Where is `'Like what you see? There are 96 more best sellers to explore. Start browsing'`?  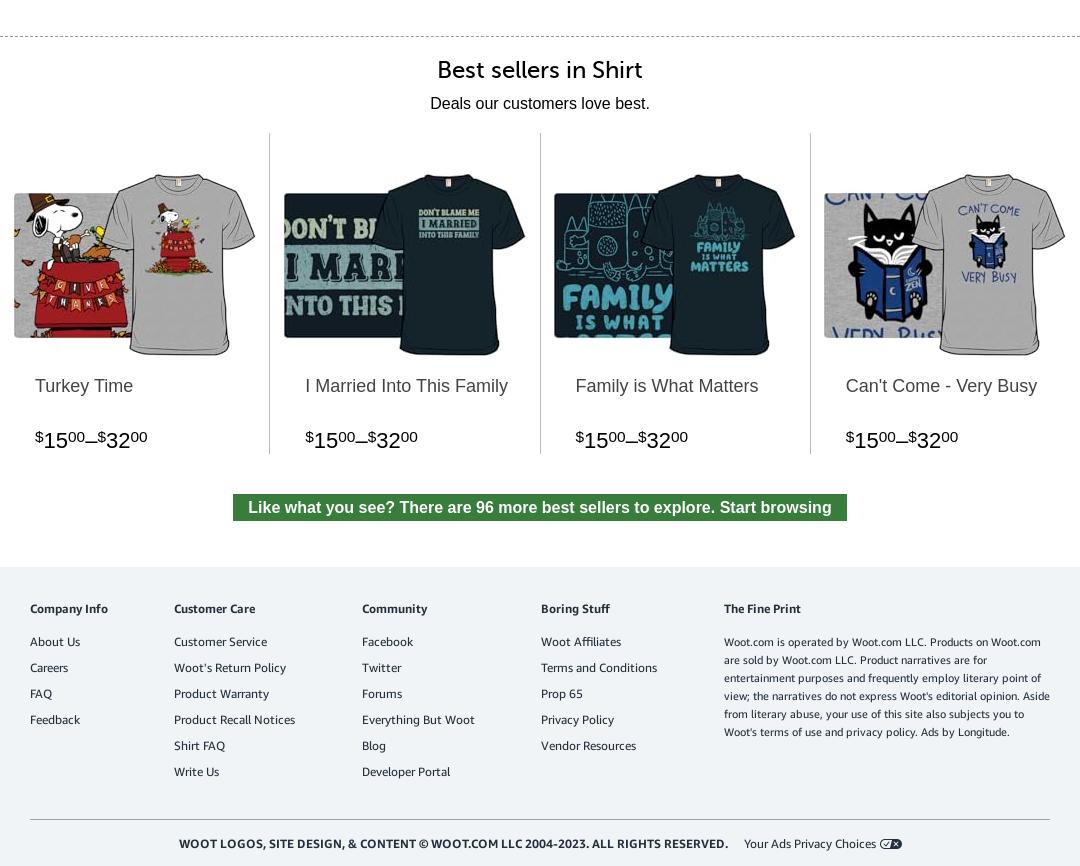 'Like what you see? There are 96 more best sellers to explore. Start browsing' is located at coordinates (538, 506).